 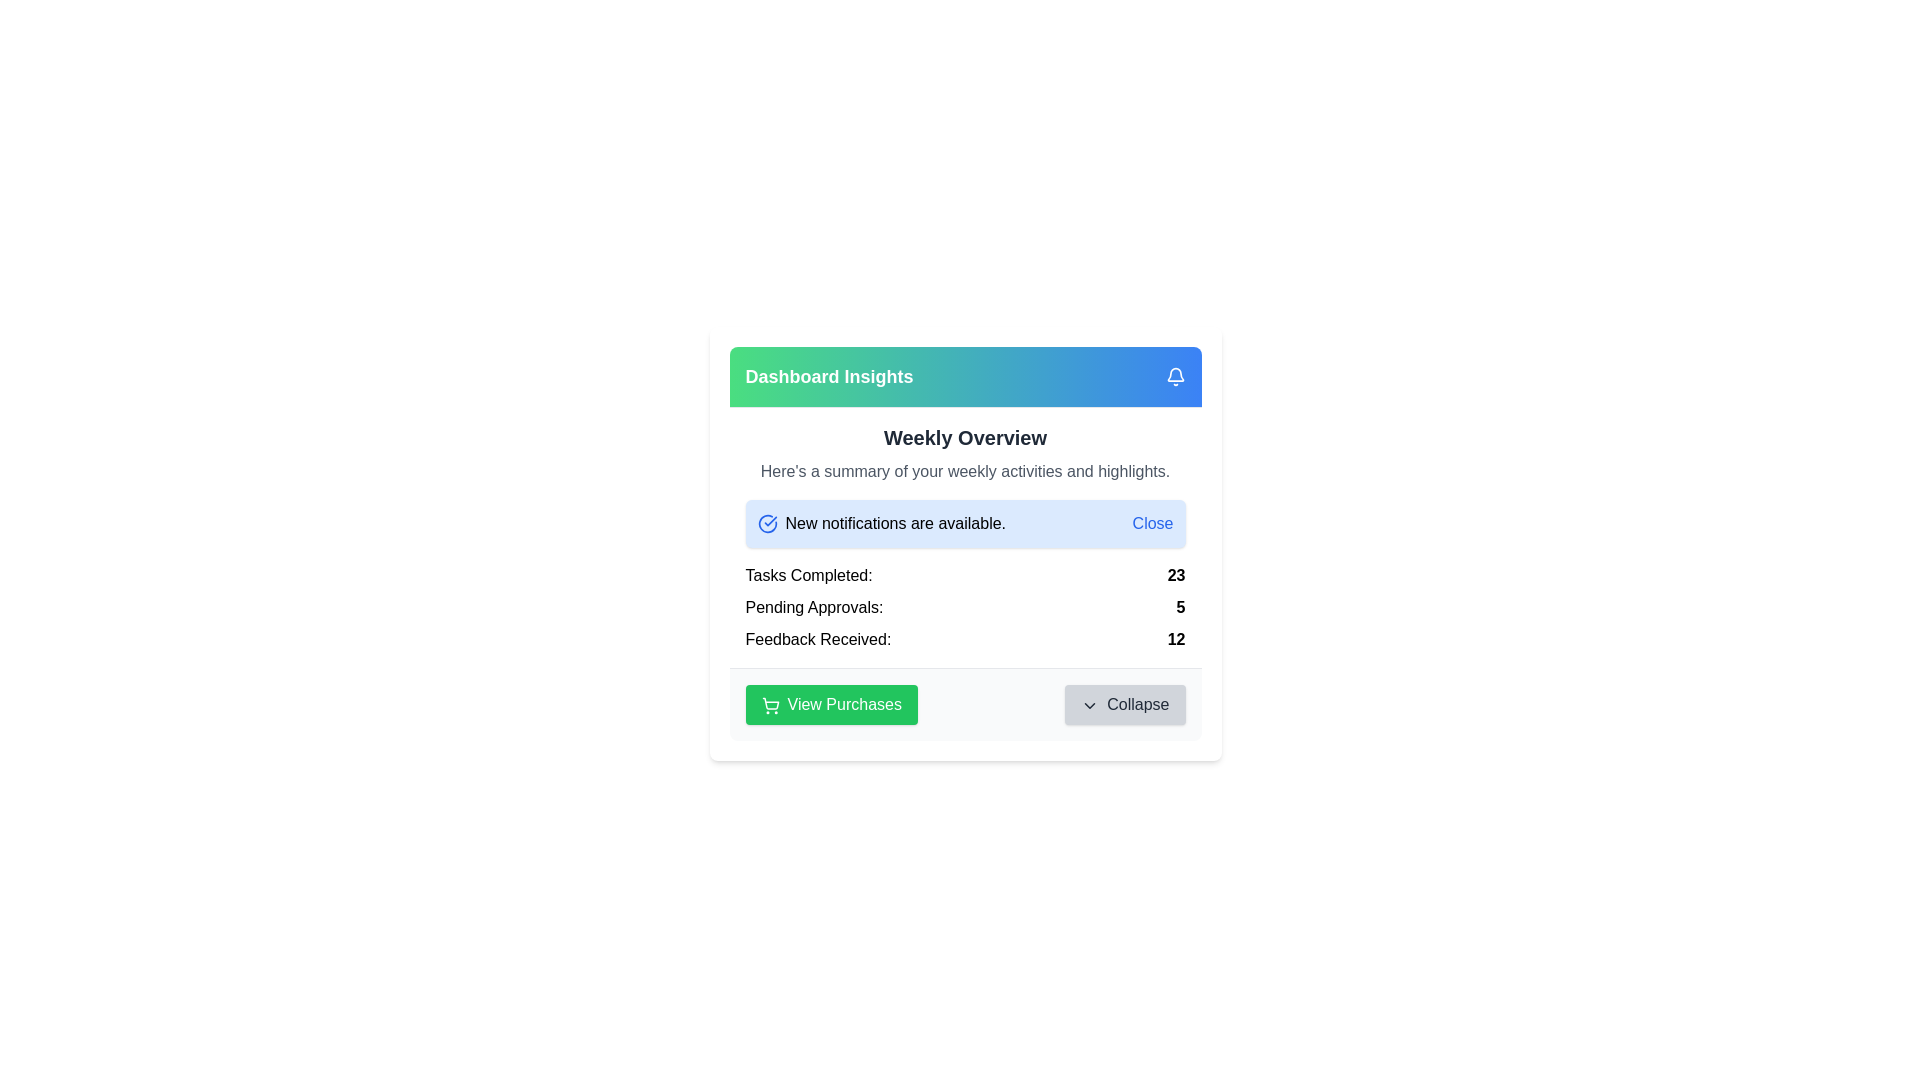 What do you see at coordinates (1180, 607) in the screenshot?
I see `the numeral '5' displayed in bold sans-serif font, positioned to the right of 'Pending Approvals:' in the dashboard interface` at bounding box center [1180, 607].